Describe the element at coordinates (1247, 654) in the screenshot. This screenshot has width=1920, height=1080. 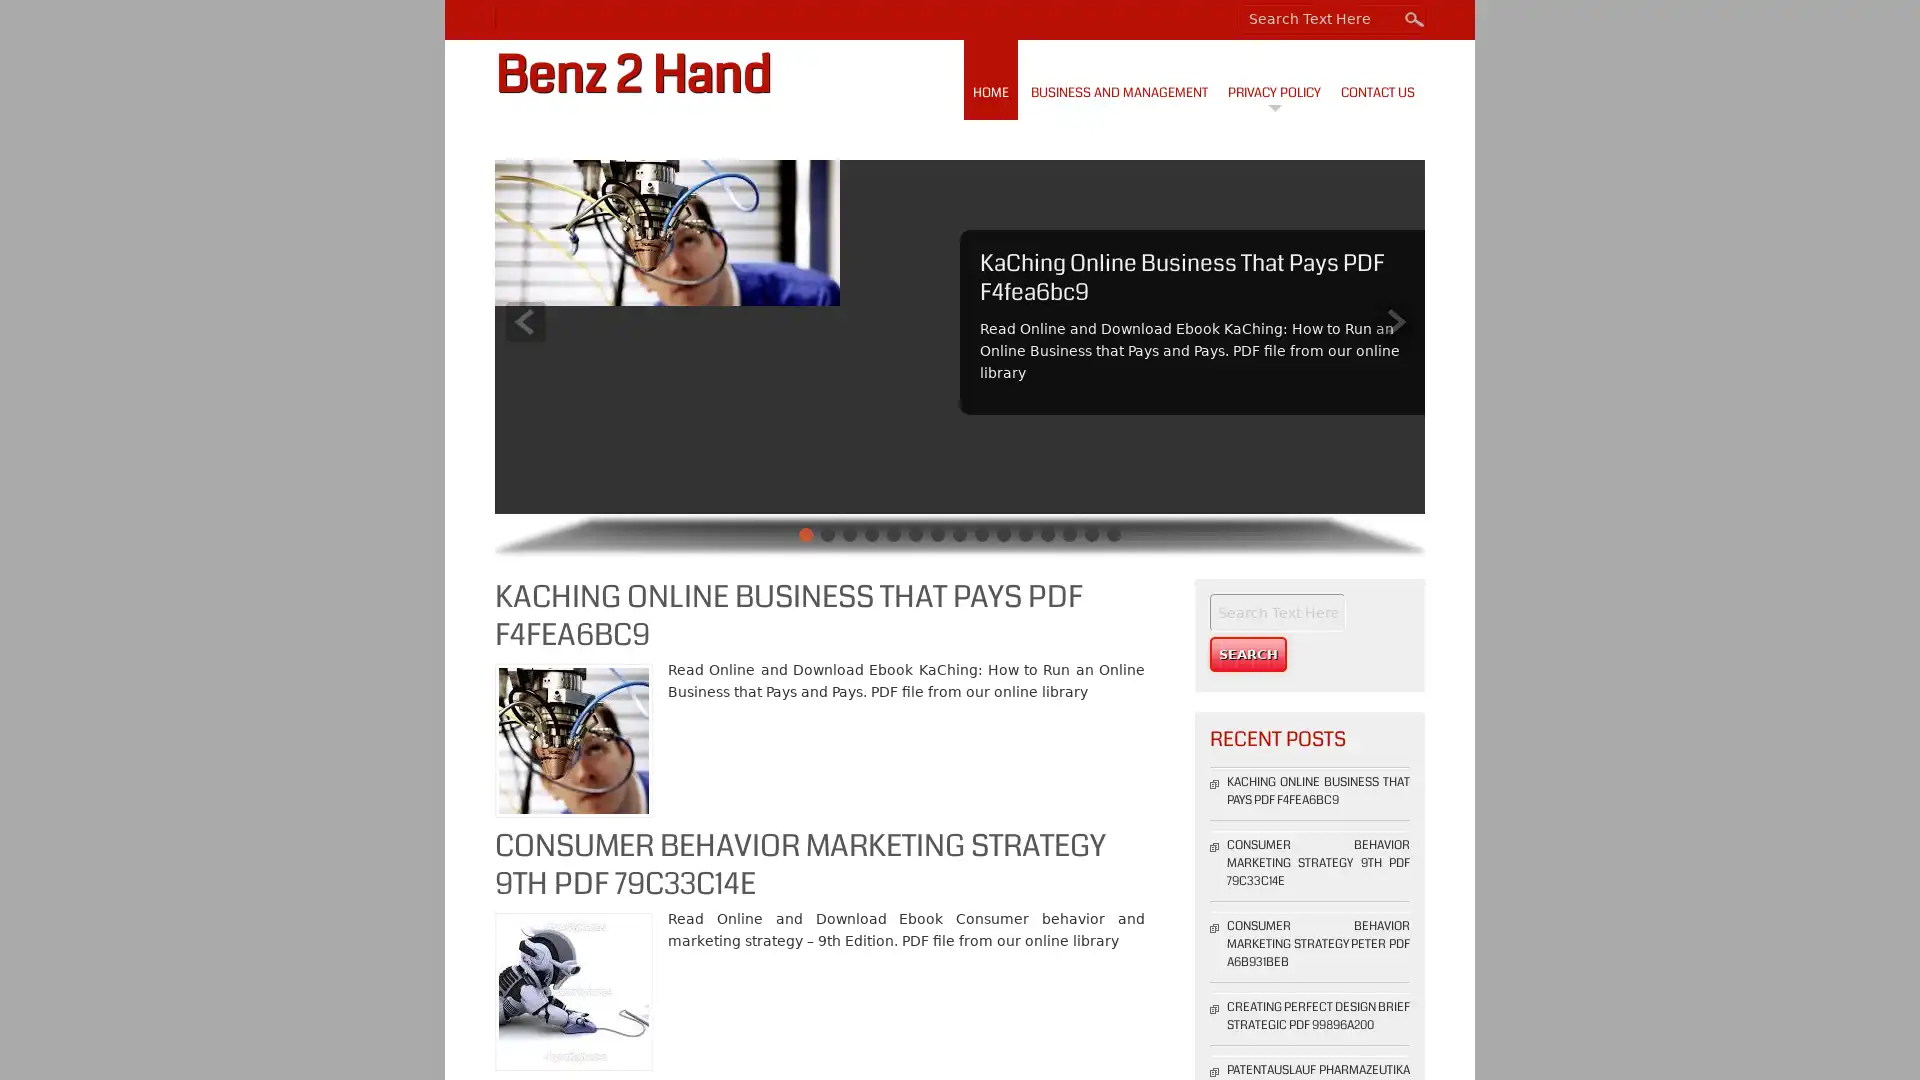
I see `Search` at that location.